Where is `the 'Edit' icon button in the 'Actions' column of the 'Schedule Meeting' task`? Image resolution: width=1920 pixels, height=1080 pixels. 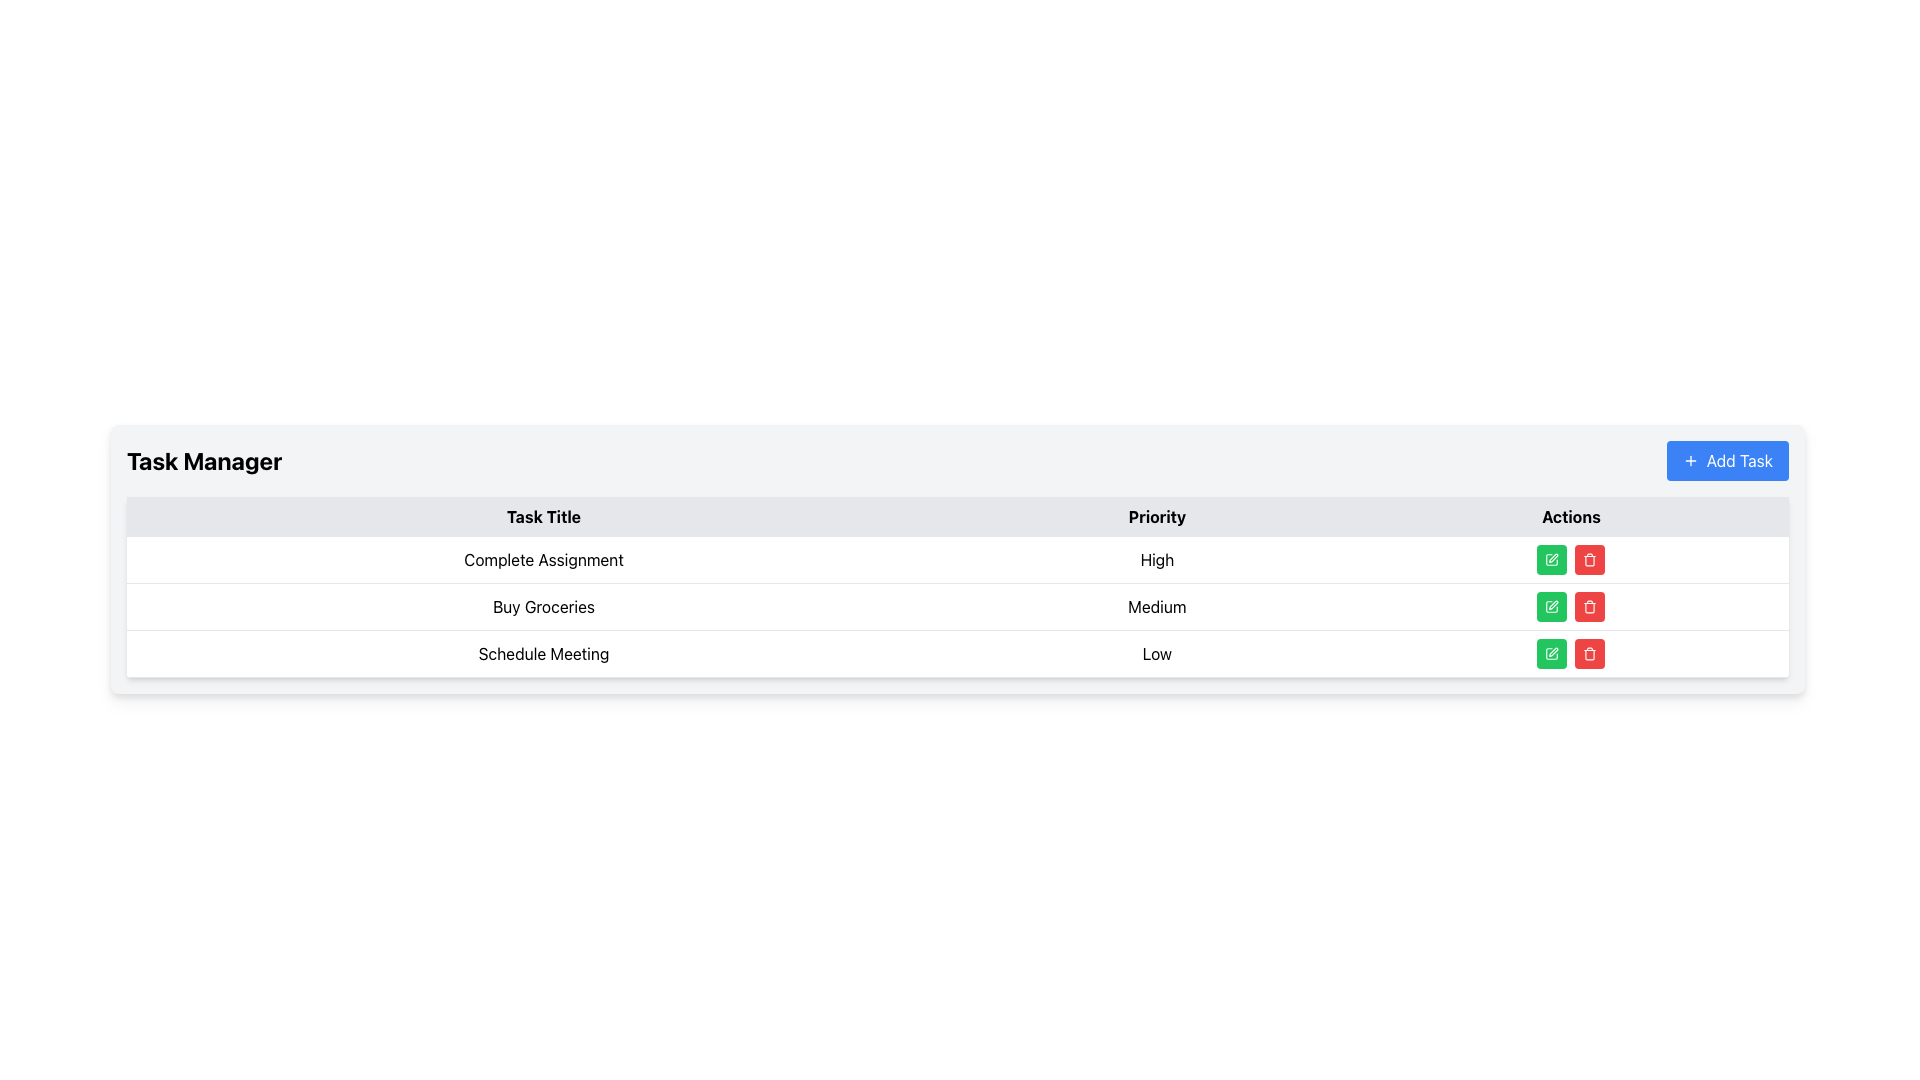
the 'Edit' icon button in the 'Actions' column of the 'Schedule Meeting' task is located at coordinates (1551, 654).